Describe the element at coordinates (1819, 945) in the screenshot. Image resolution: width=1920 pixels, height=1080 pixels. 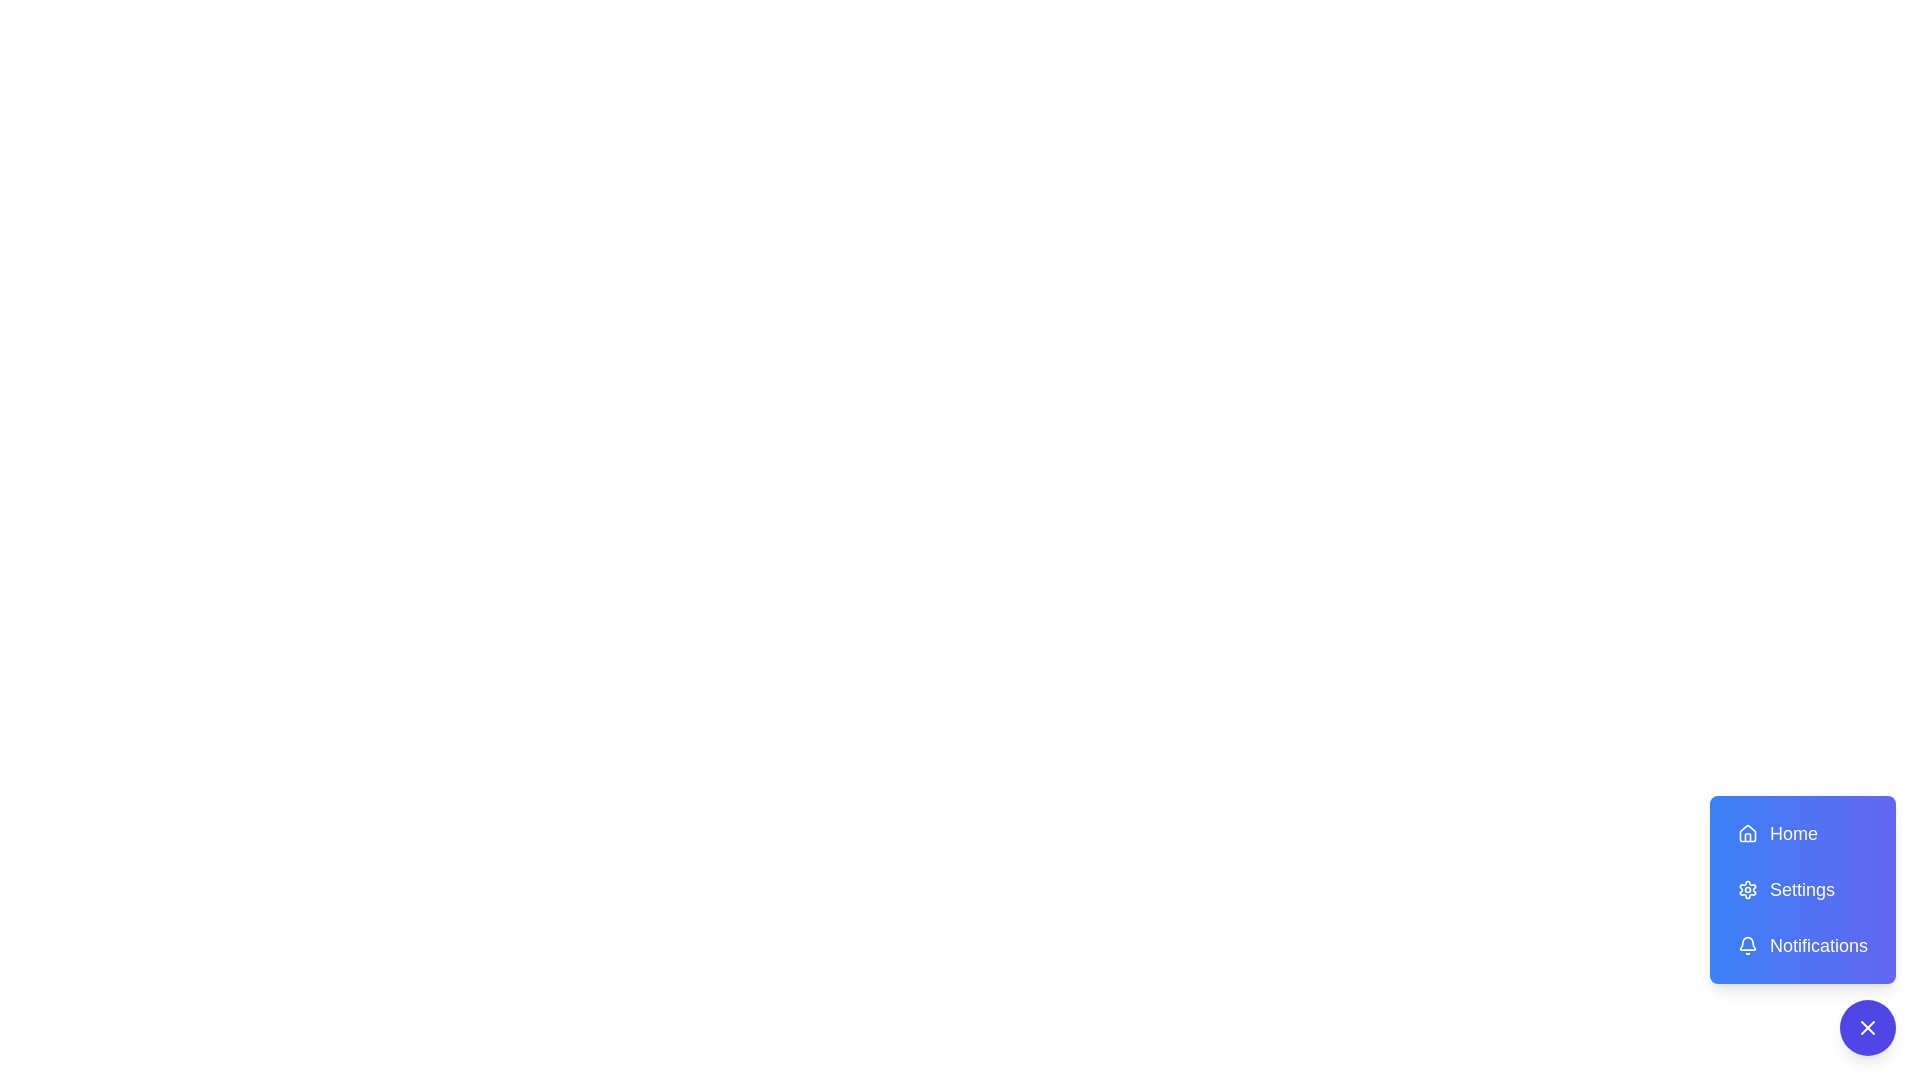
I see `the 'Notifications' label, which is a white text label on a blue background located in a dropdown menu, positioned below 'Settings' and 'Home'` at that location.